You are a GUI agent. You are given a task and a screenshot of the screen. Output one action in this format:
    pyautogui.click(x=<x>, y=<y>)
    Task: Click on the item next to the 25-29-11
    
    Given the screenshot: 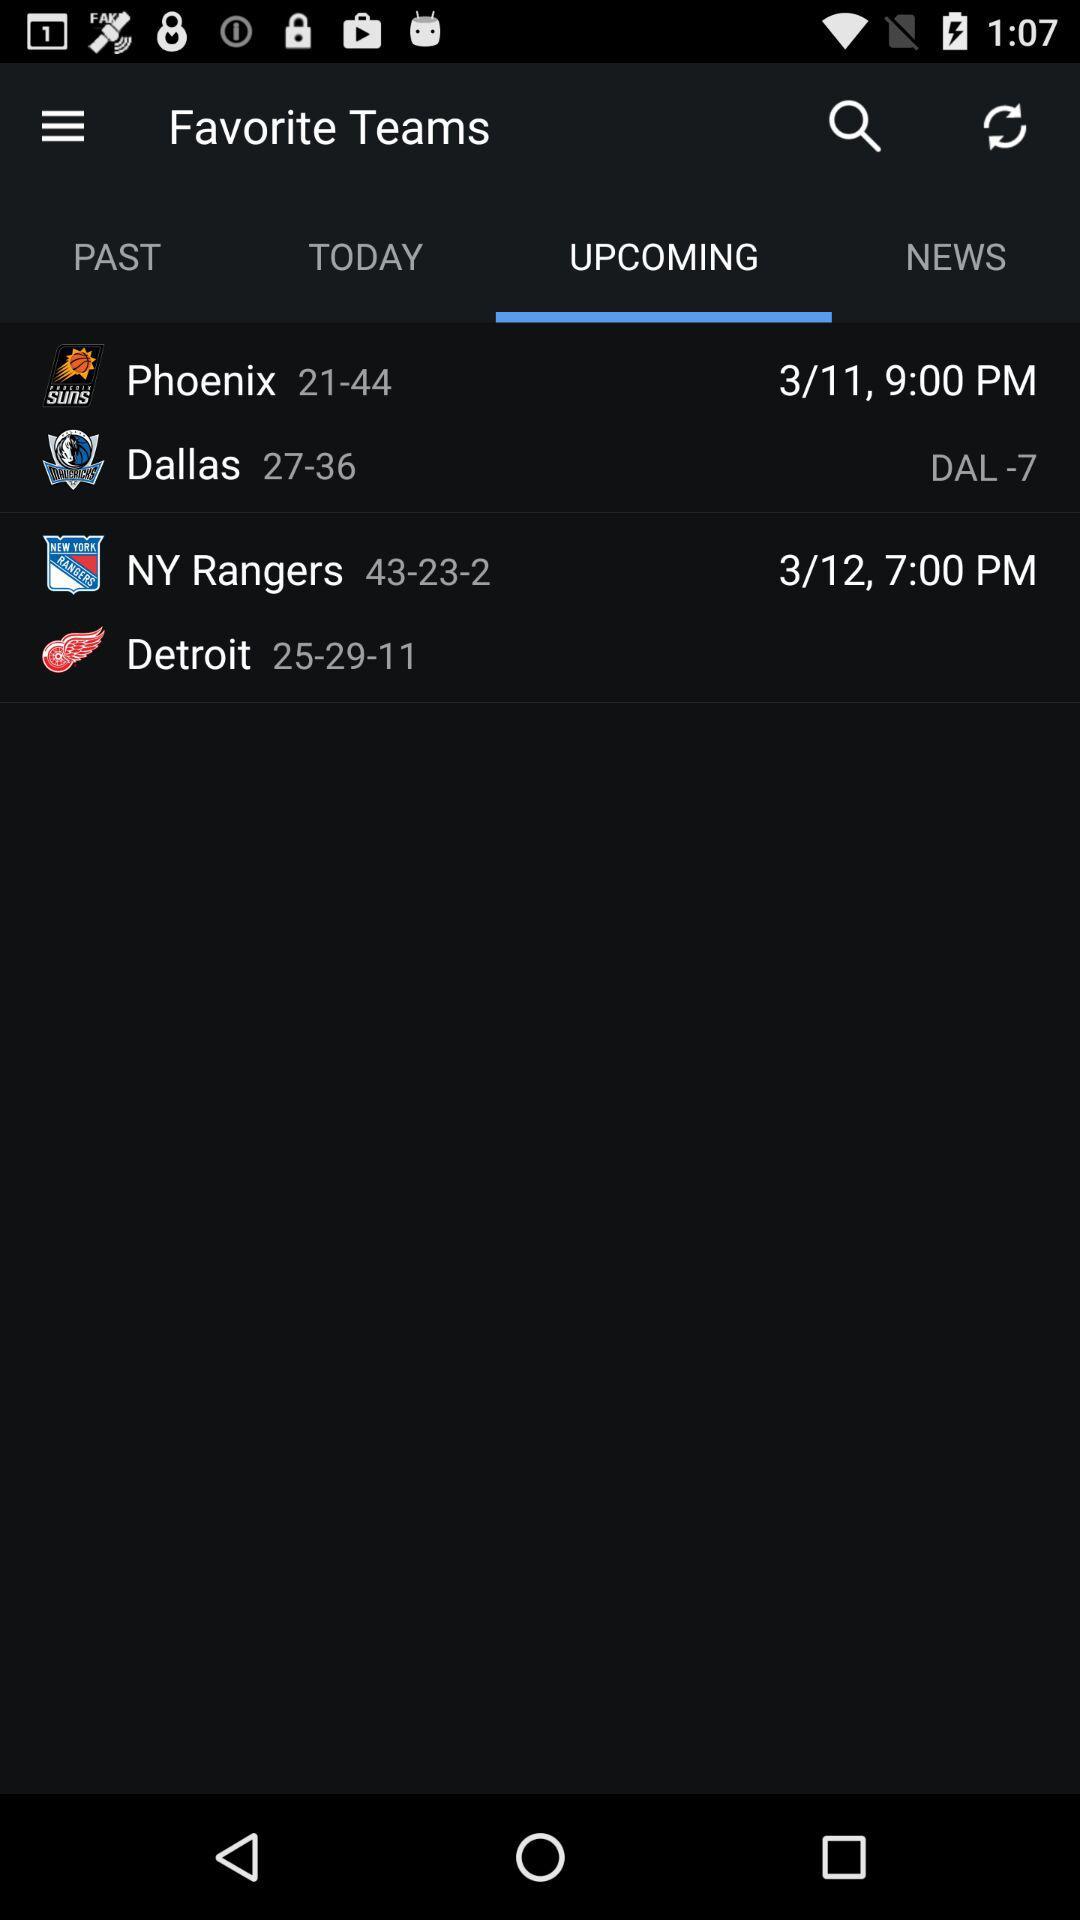 What is the action you would take?
    pyautogui.click(x=188, y=652)
    